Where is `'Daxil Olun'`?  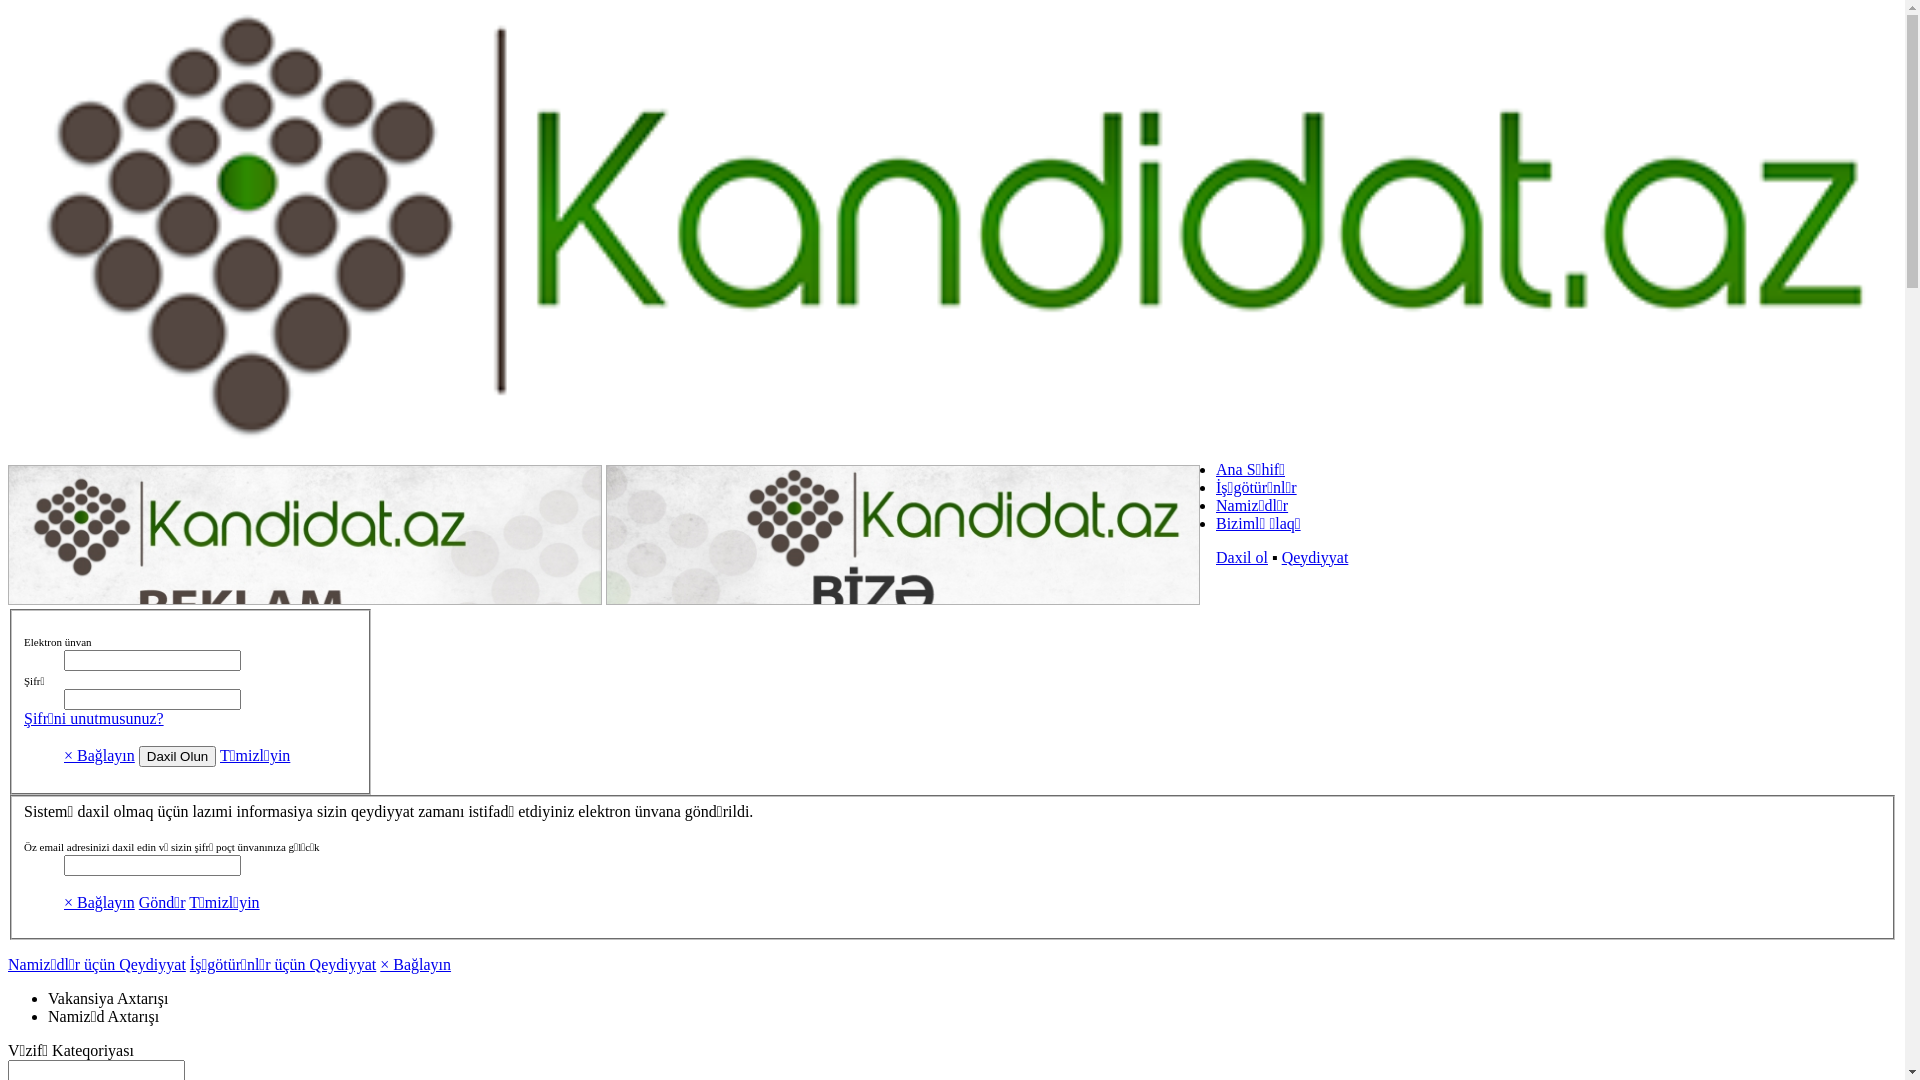
'Daxil Olun' is located at coordinates (177, 756).